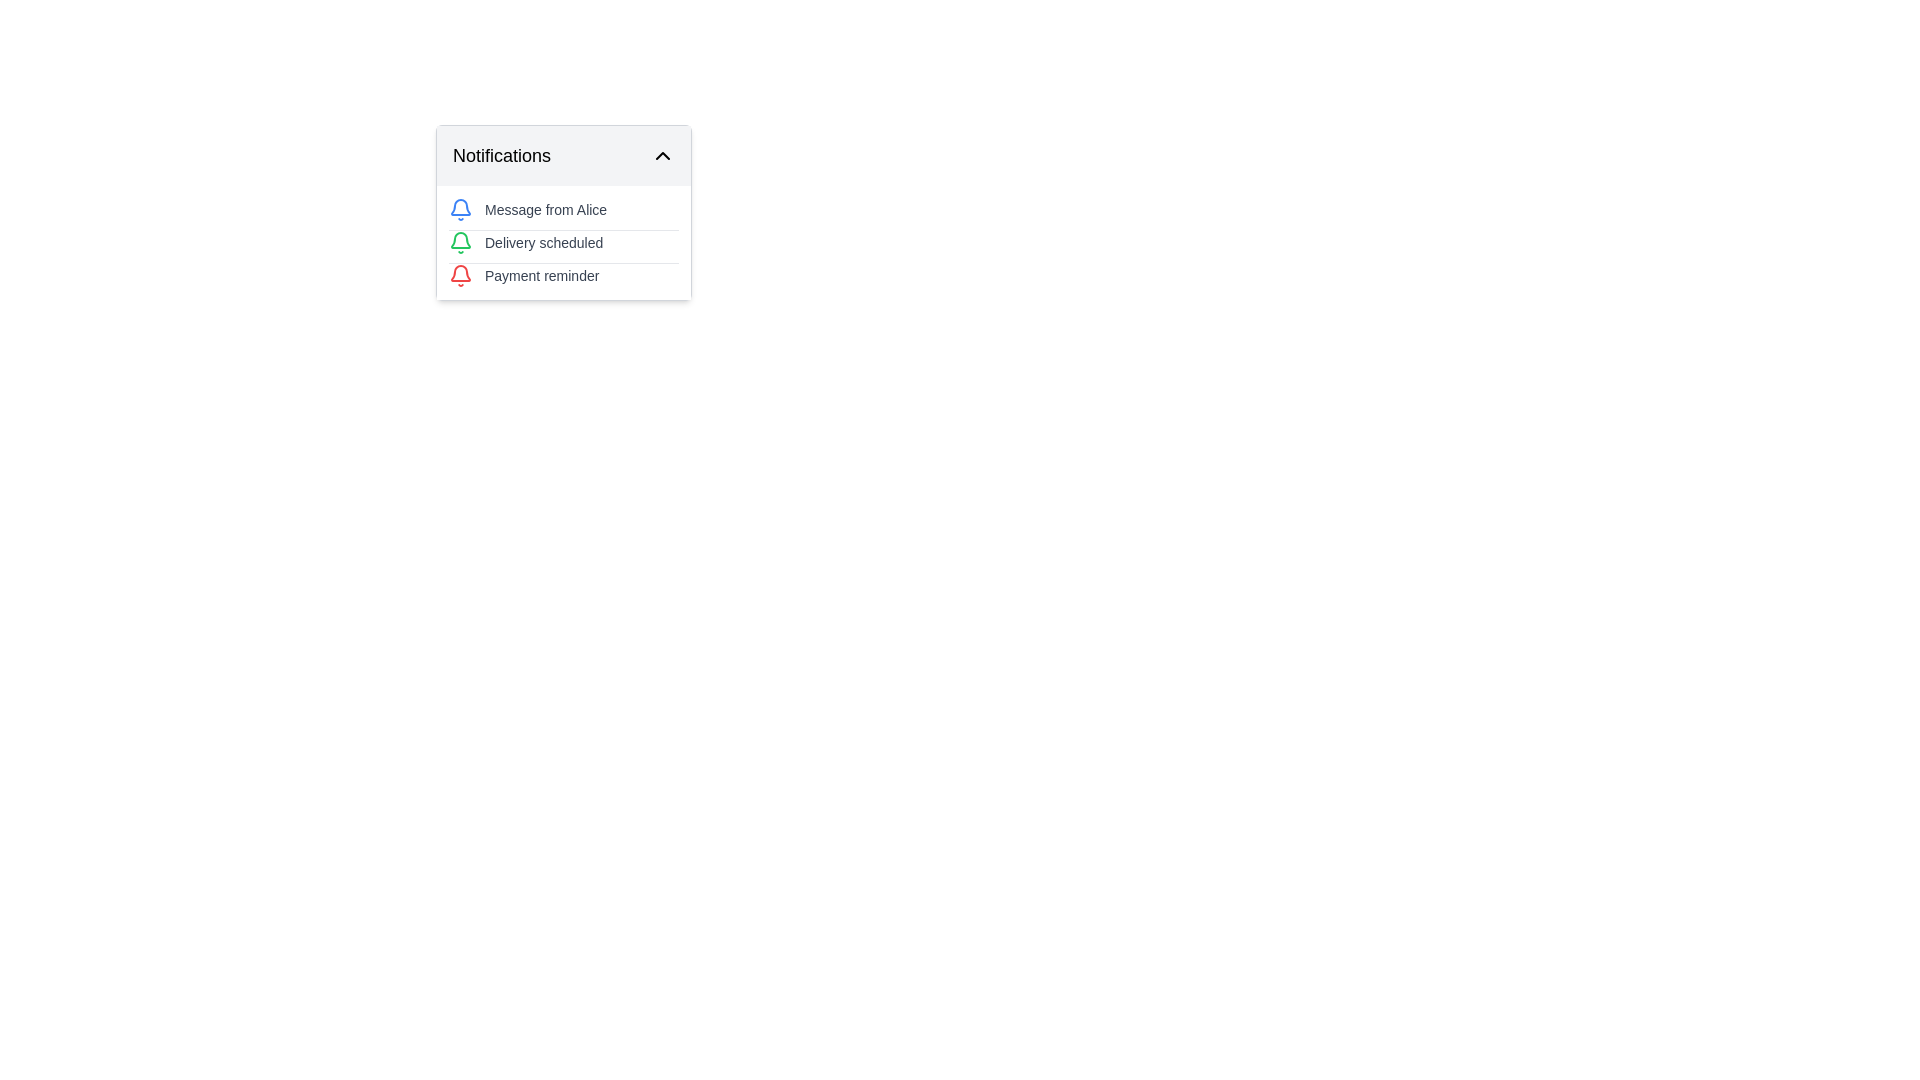 This screenshot has height=1080, width=1920. I want to click on the first notification item in the Notifications section, which displays a blue bell icon and the text 'Message from Alice', so click(563, 209).